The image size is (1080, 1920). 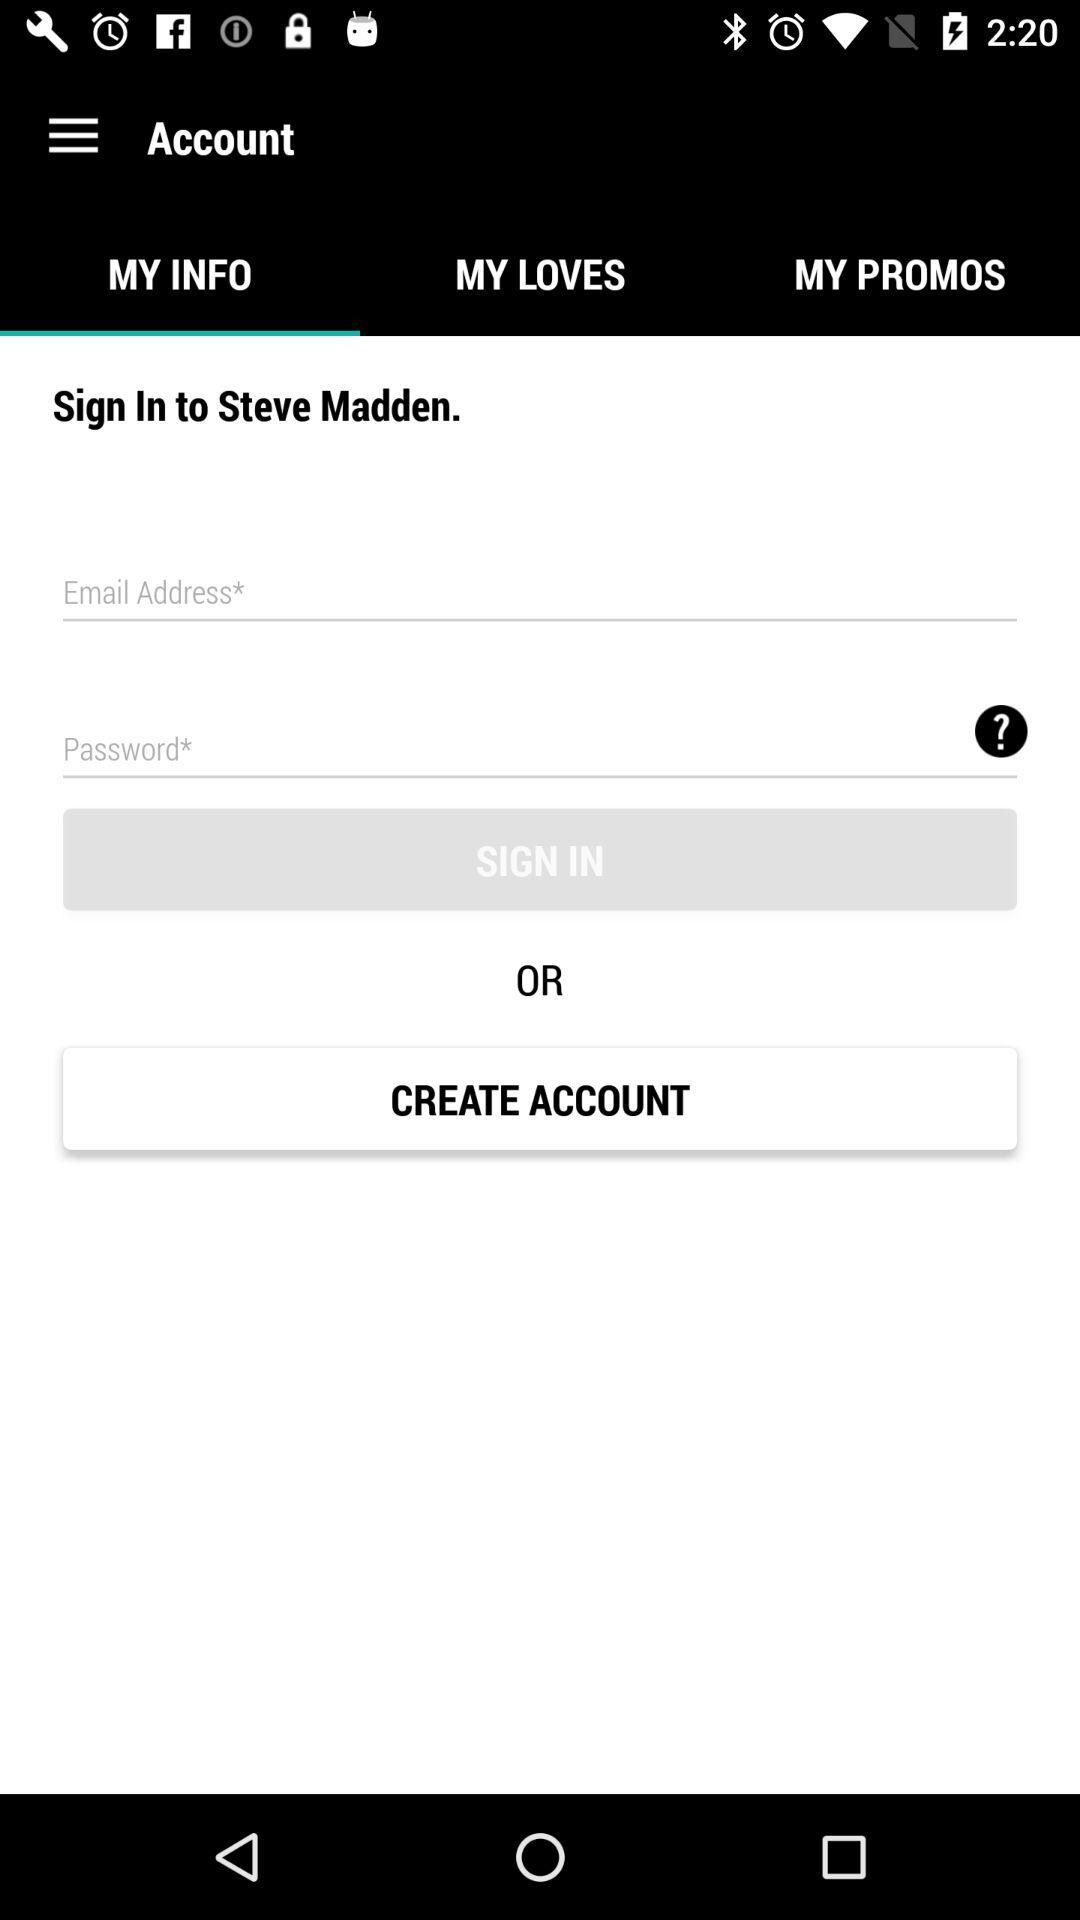 I want to click on the item to the left of the account, so click(x=72, y=135).